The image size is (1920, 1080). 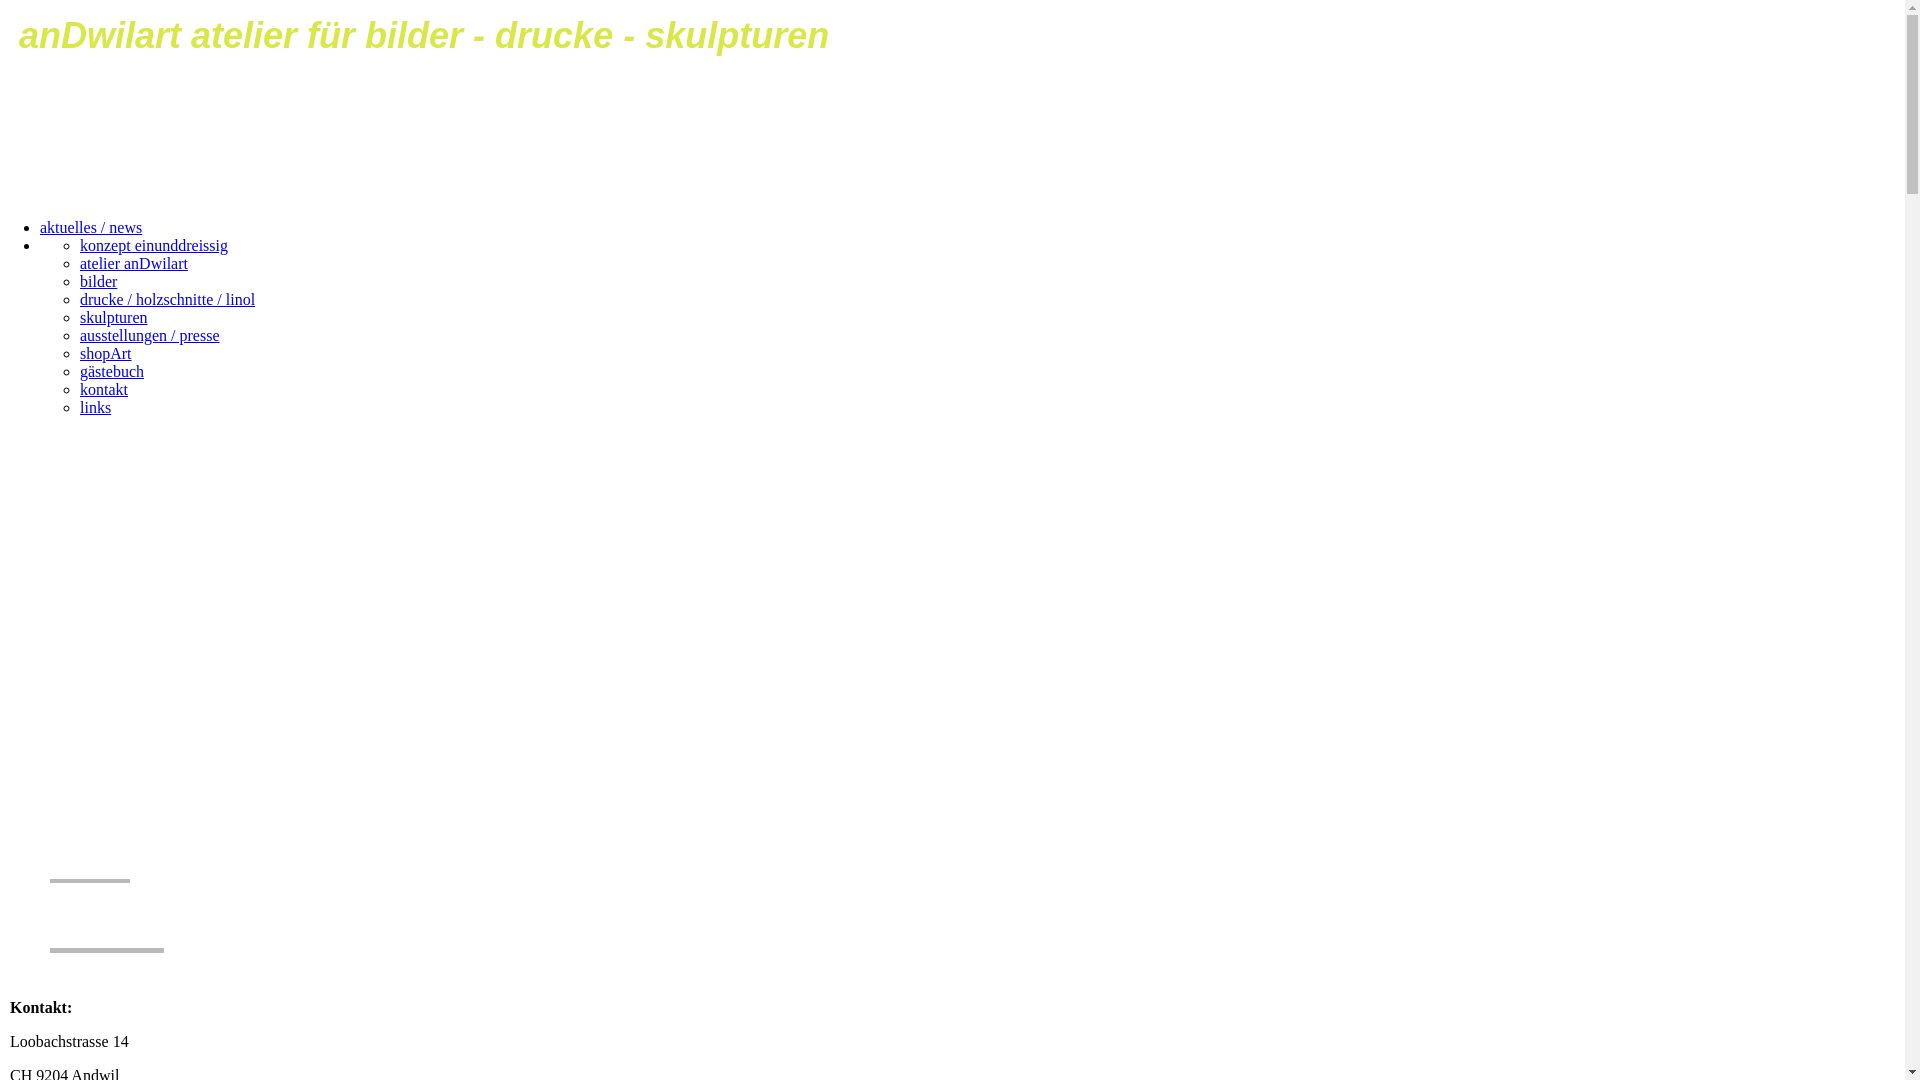 I want to click on 'aktuelles / news', so click(x=90, y=226).